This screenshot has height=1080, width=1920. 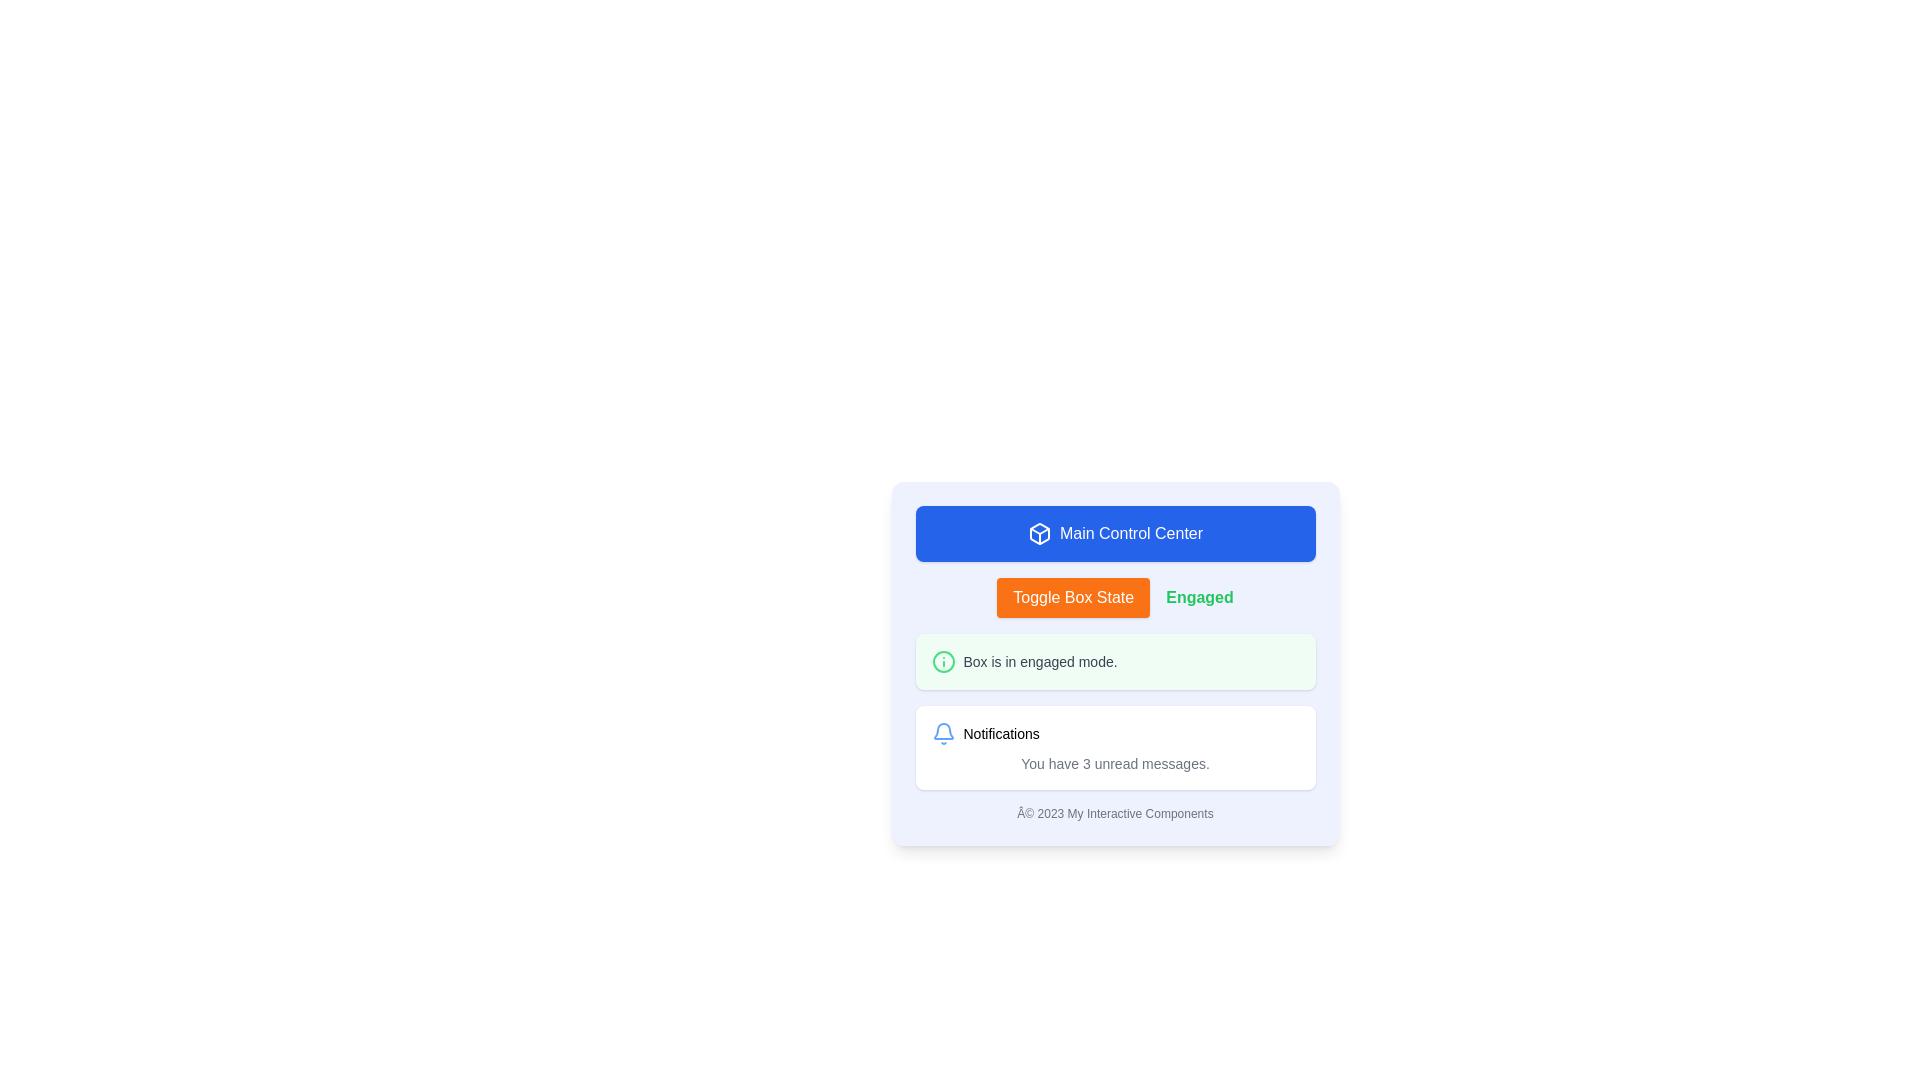 I want to click on the green circular outline within the SVG graphic, located to the left of the 'Box is in engaged mode.' text, to activate any interactive functionality it may have, so click(x=942, y=662).